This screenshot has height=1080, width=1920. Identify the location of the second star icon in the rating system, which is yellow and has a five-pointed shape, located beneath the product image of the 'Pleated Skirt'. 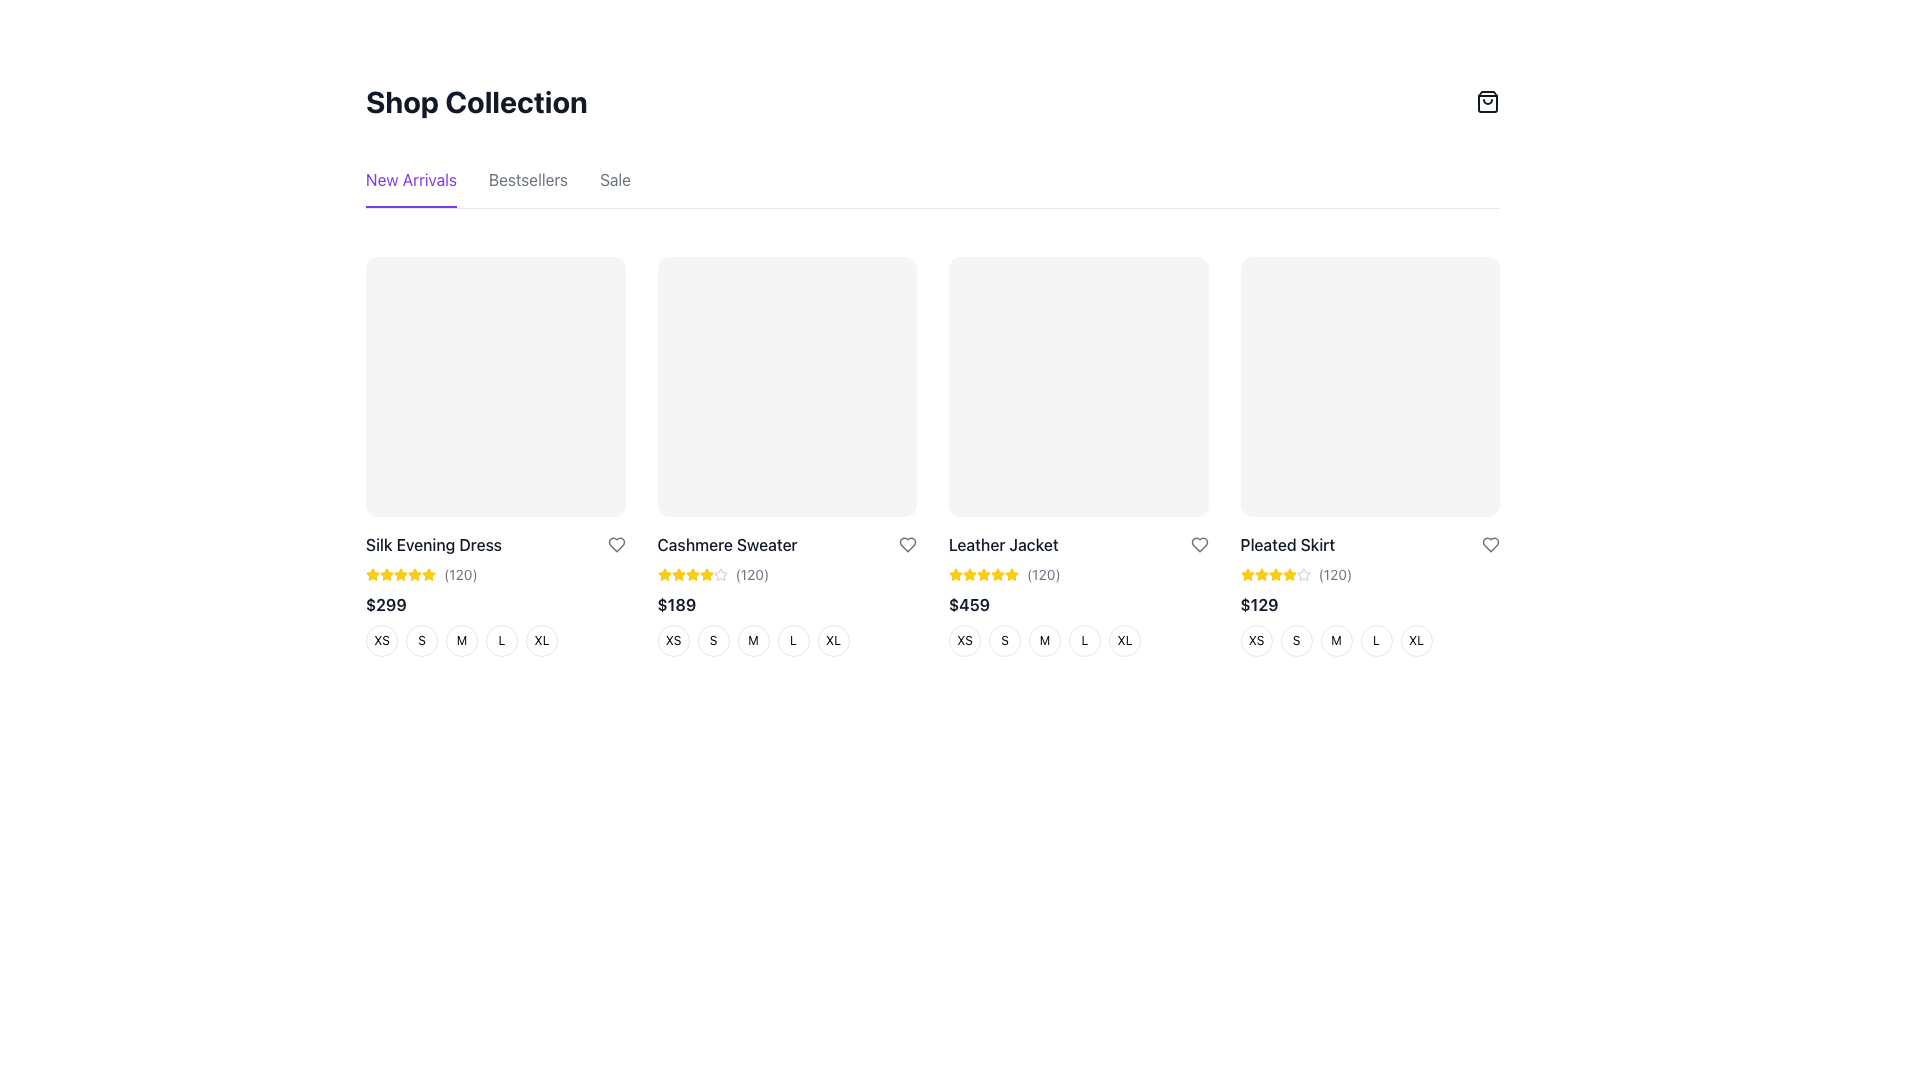
(1260, 574).